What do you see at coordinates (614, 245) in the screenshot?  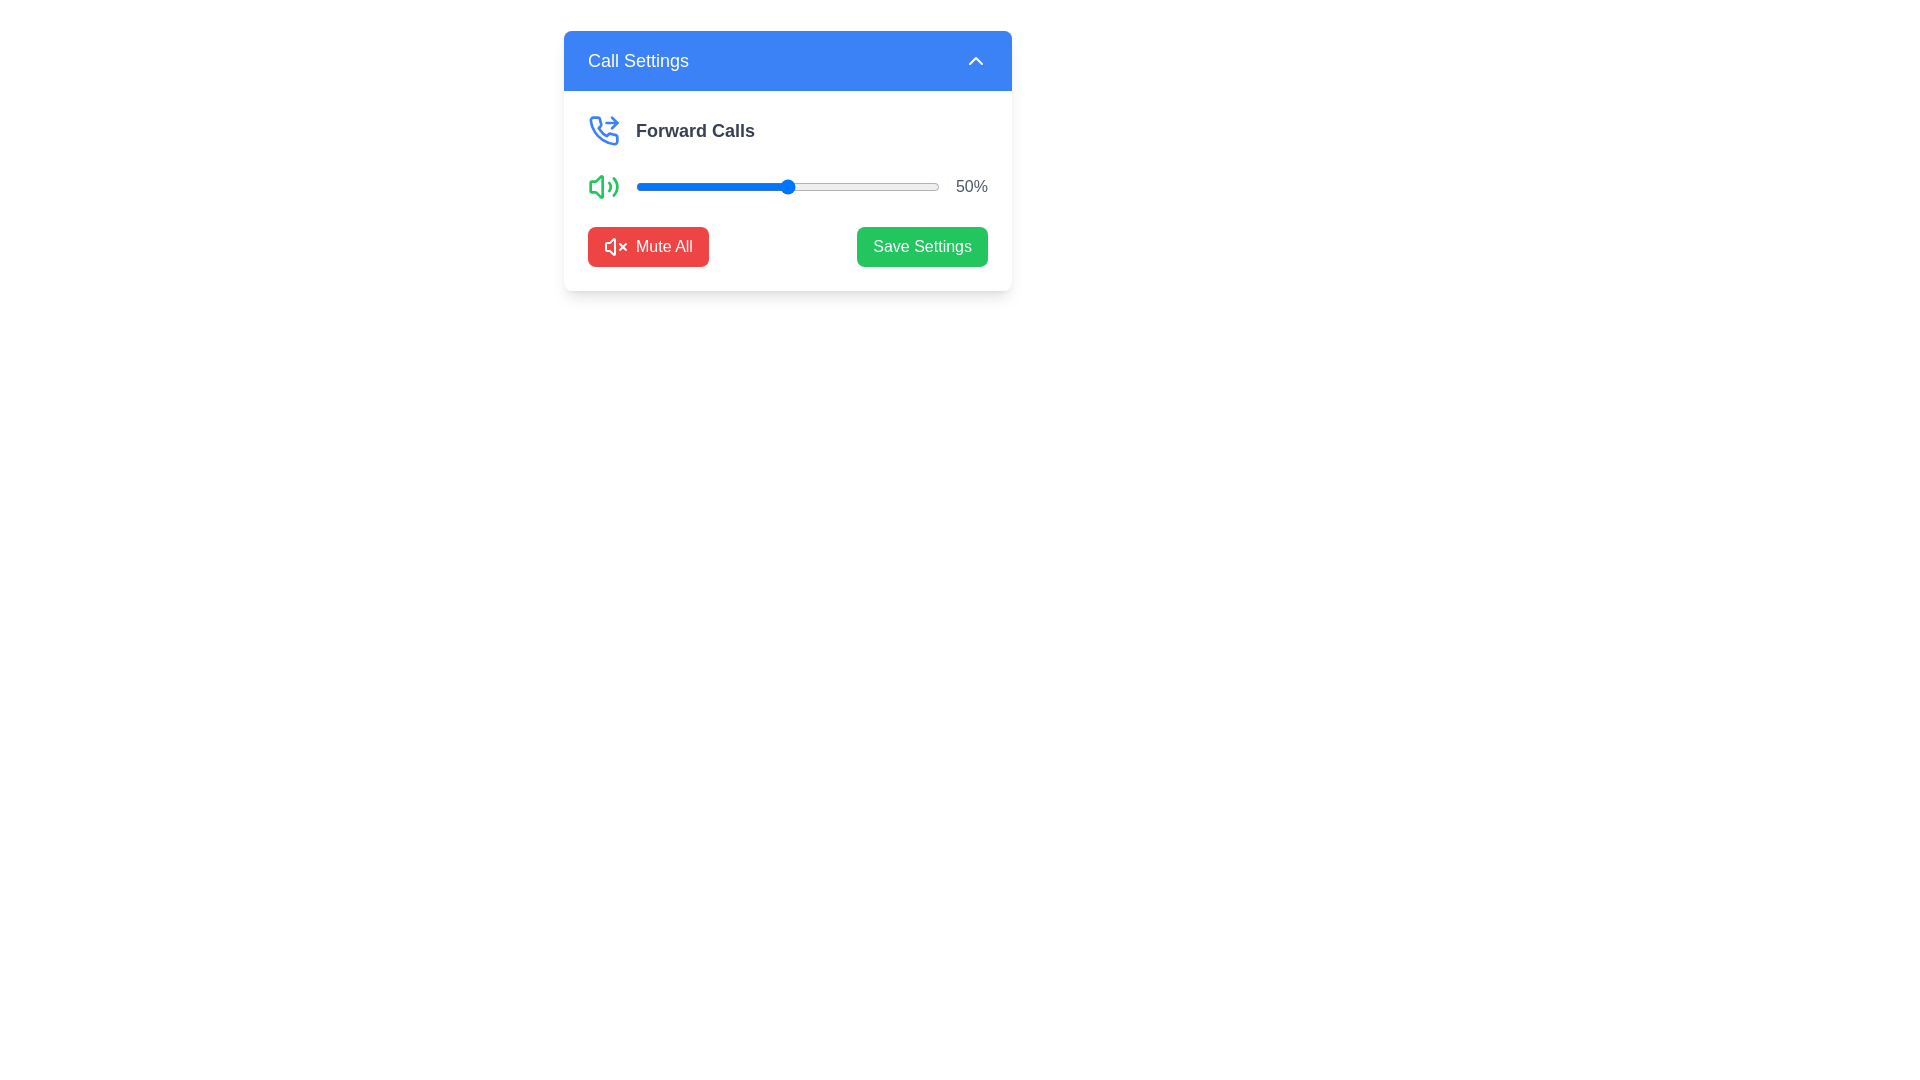 I see `the mute icon shaped as a speaker with an 'X' overlay, which is located on the leftmost side of the 'Mute All' button in the lower left corner of the 'Call Settings' panel` at bounding box center [614, 245].